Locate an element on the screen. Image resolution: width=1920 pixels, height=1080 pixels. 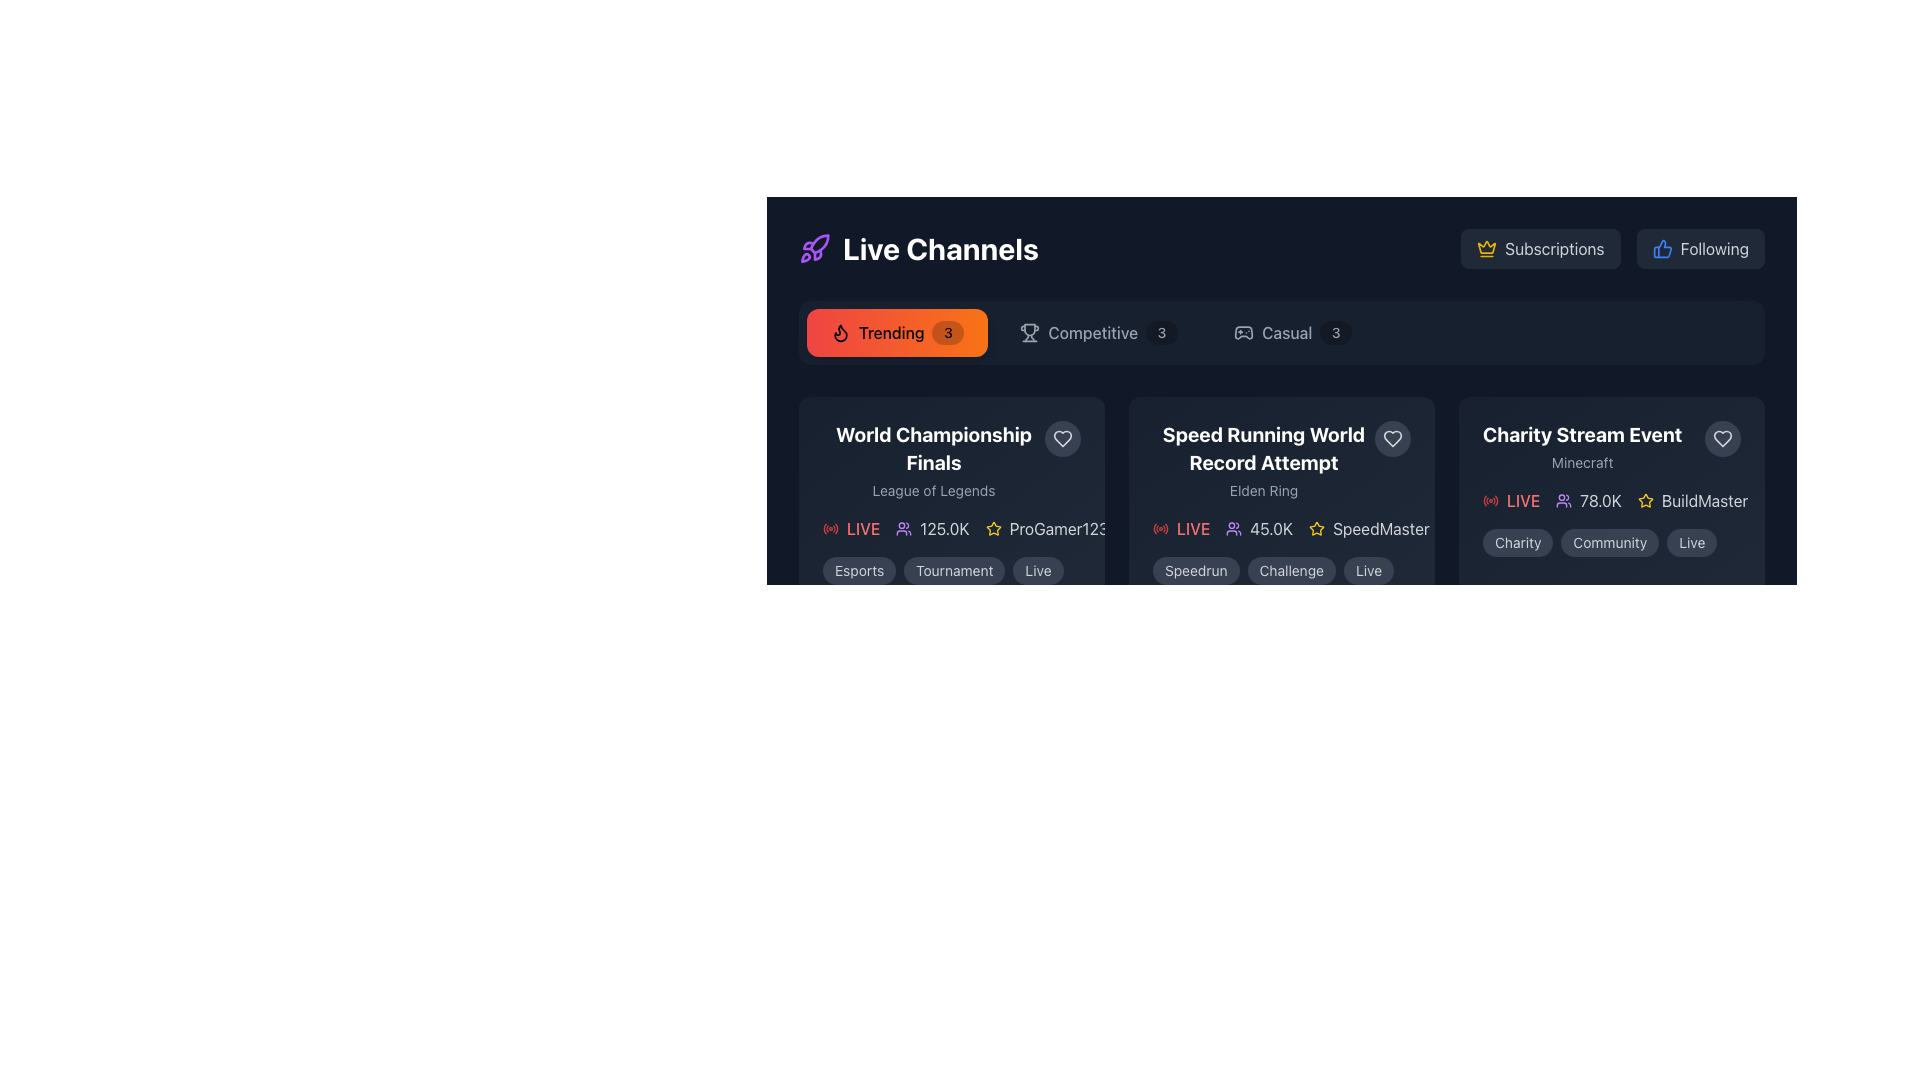
the second badge in the horizontal group of badges located below the 'Charity Stream Event' card, which indicates a content type or characteristic is located at coordinates (1610, 543).